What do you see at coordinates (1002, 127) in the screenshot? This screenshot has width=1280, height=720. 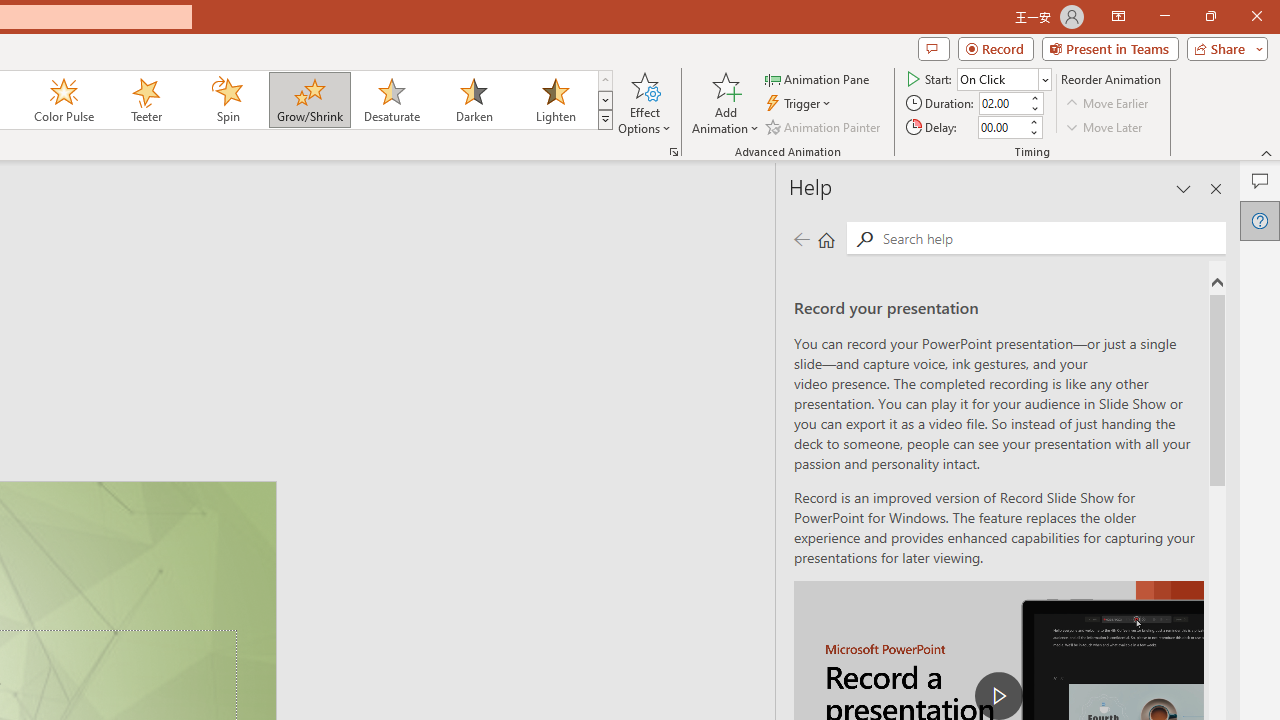 I see `'Animation Delay'` at bounding box center [1002, 127].